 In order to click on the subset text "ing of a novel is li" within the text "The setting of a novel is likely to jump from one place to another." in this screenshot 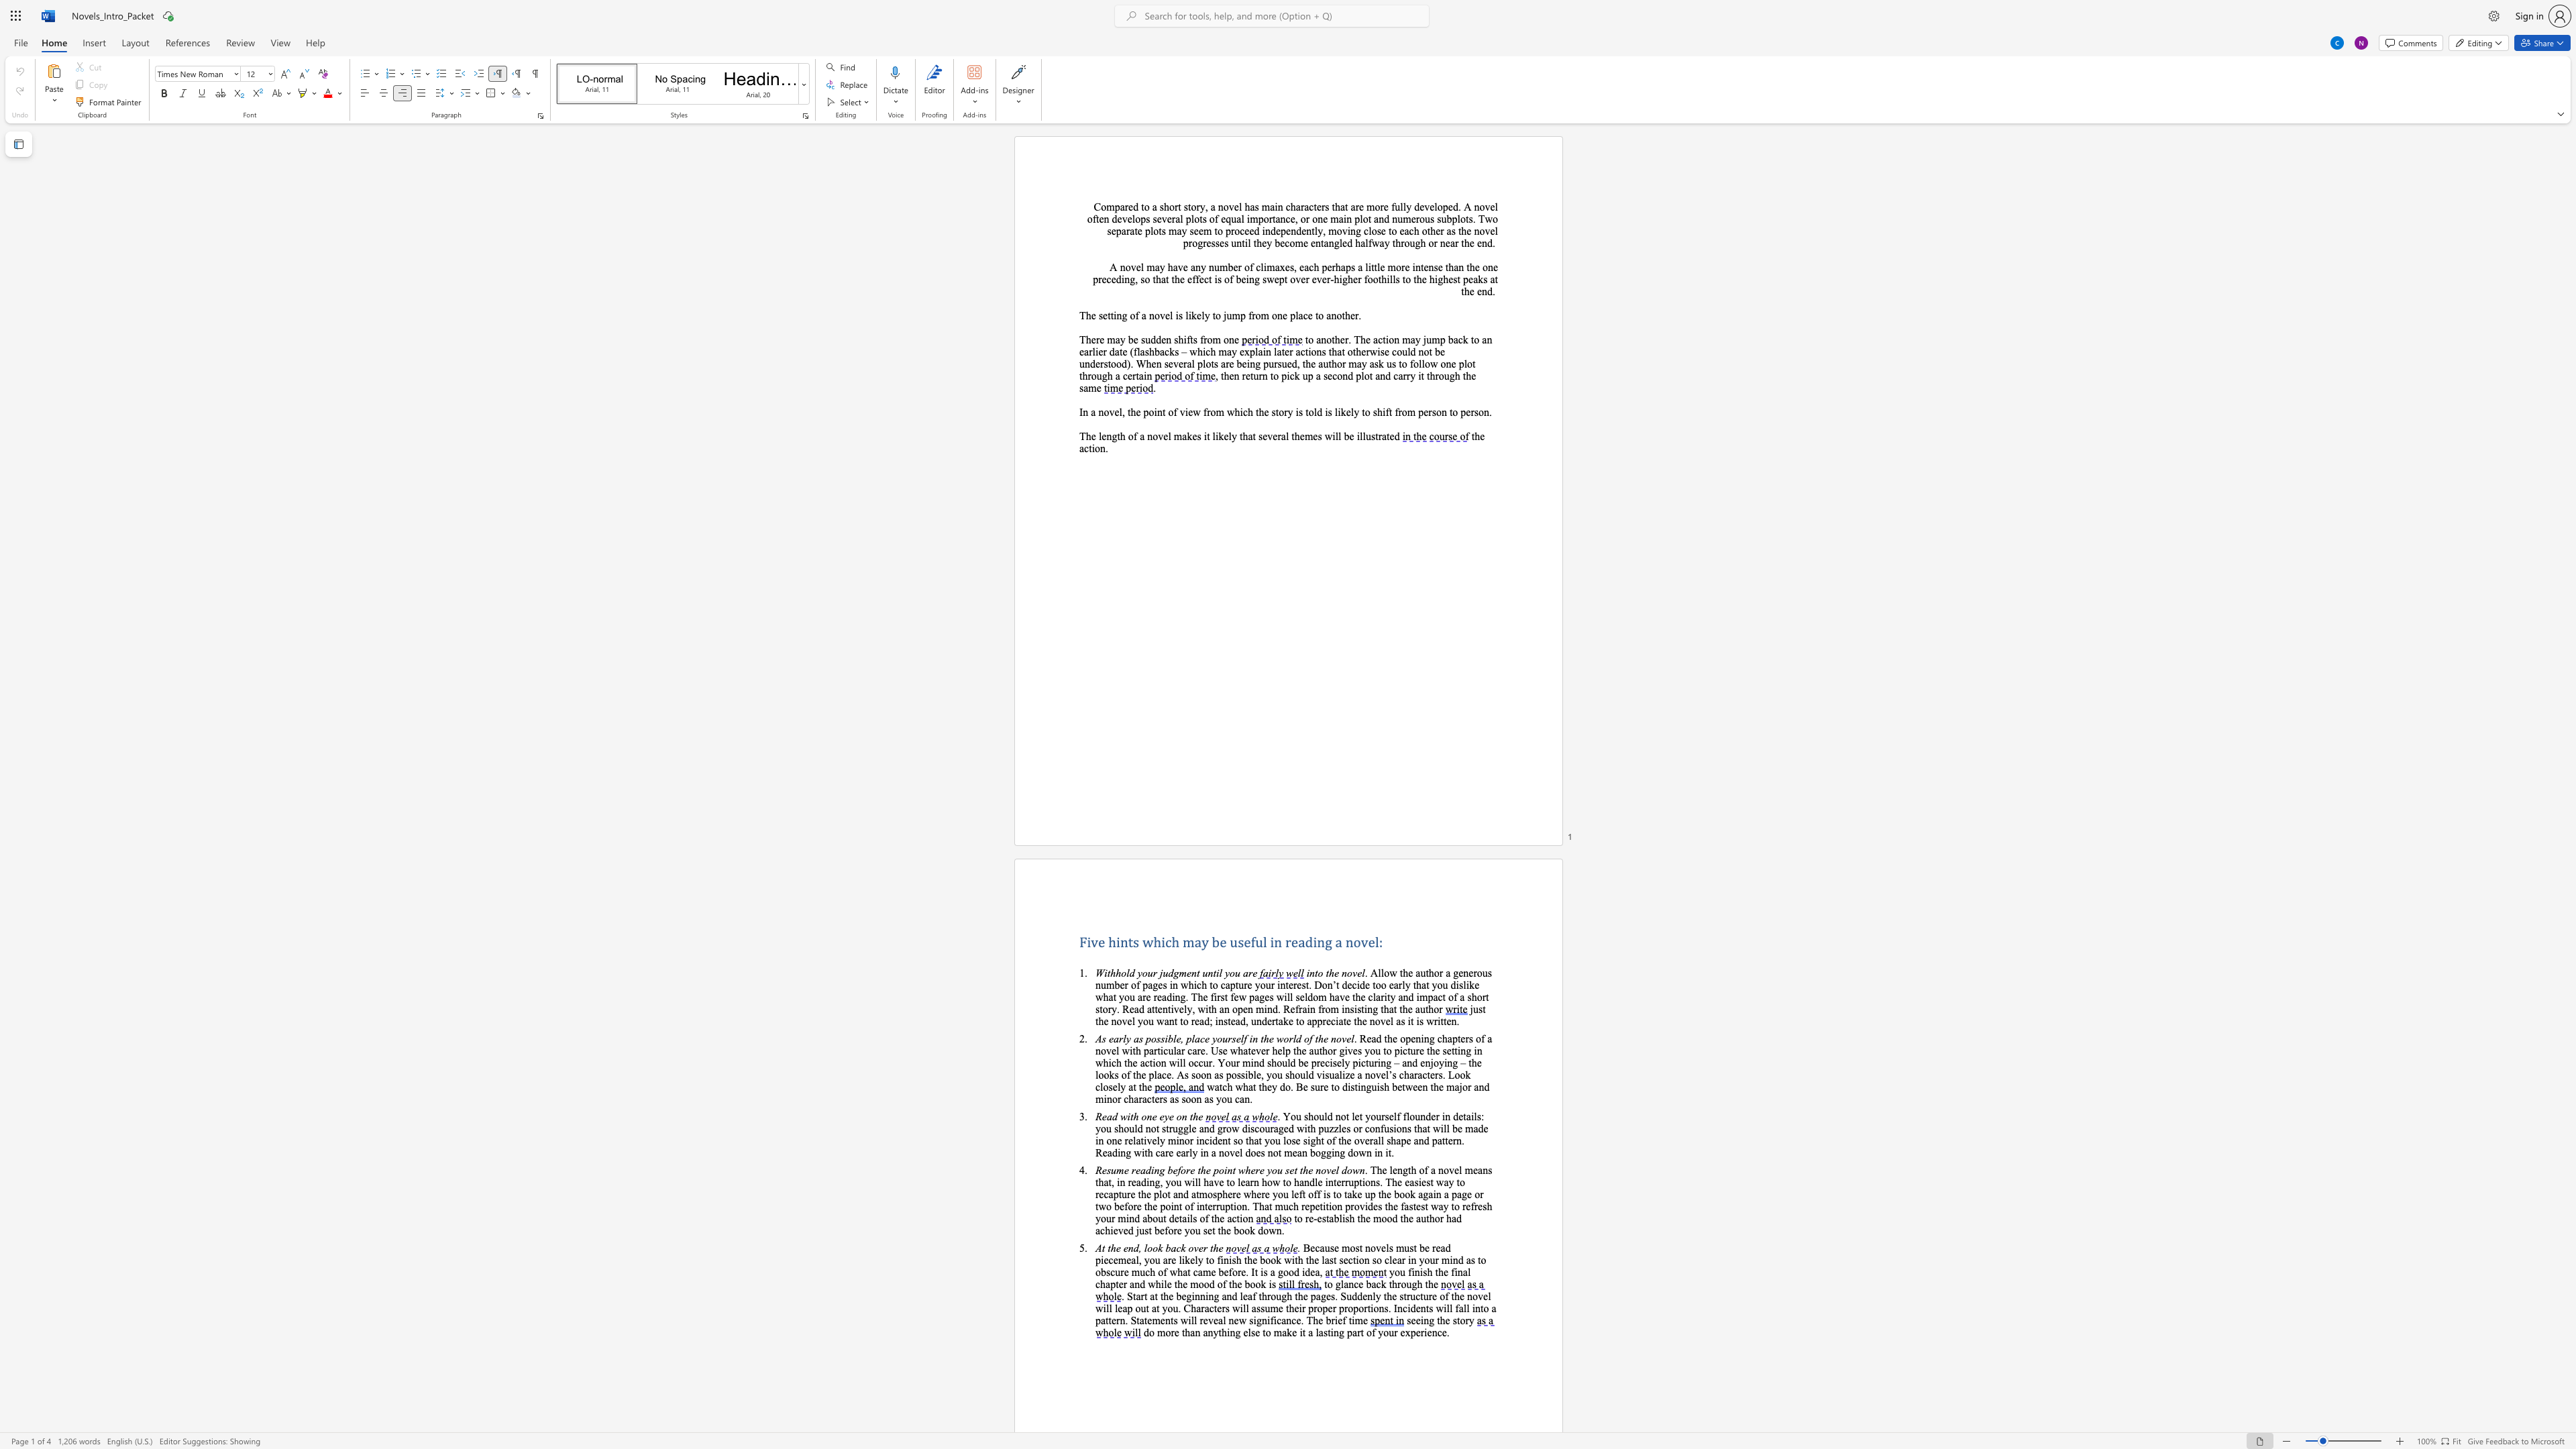, I will do `click(1114, 315)`.